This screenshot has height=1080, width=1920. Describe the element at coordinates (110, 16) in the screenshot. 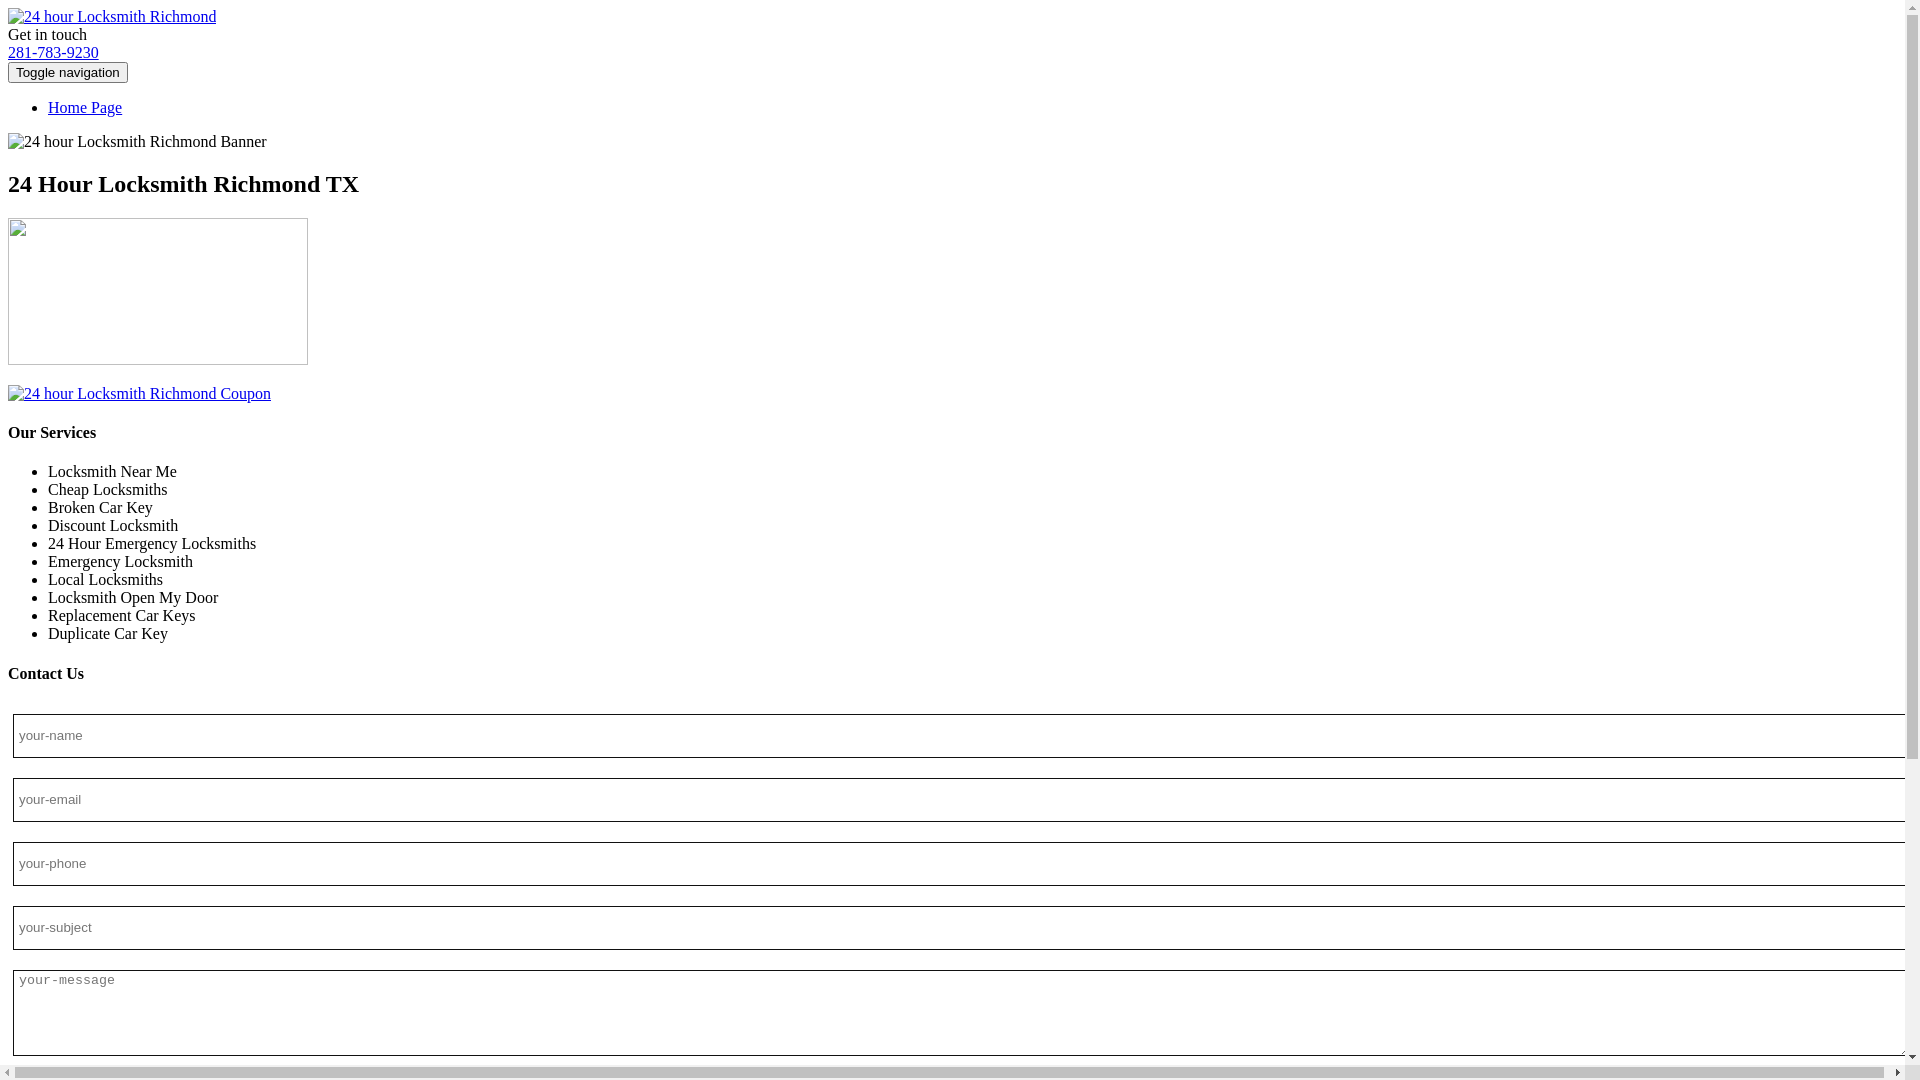

I see `'24 hour Locksmith Richmond'` at that location.